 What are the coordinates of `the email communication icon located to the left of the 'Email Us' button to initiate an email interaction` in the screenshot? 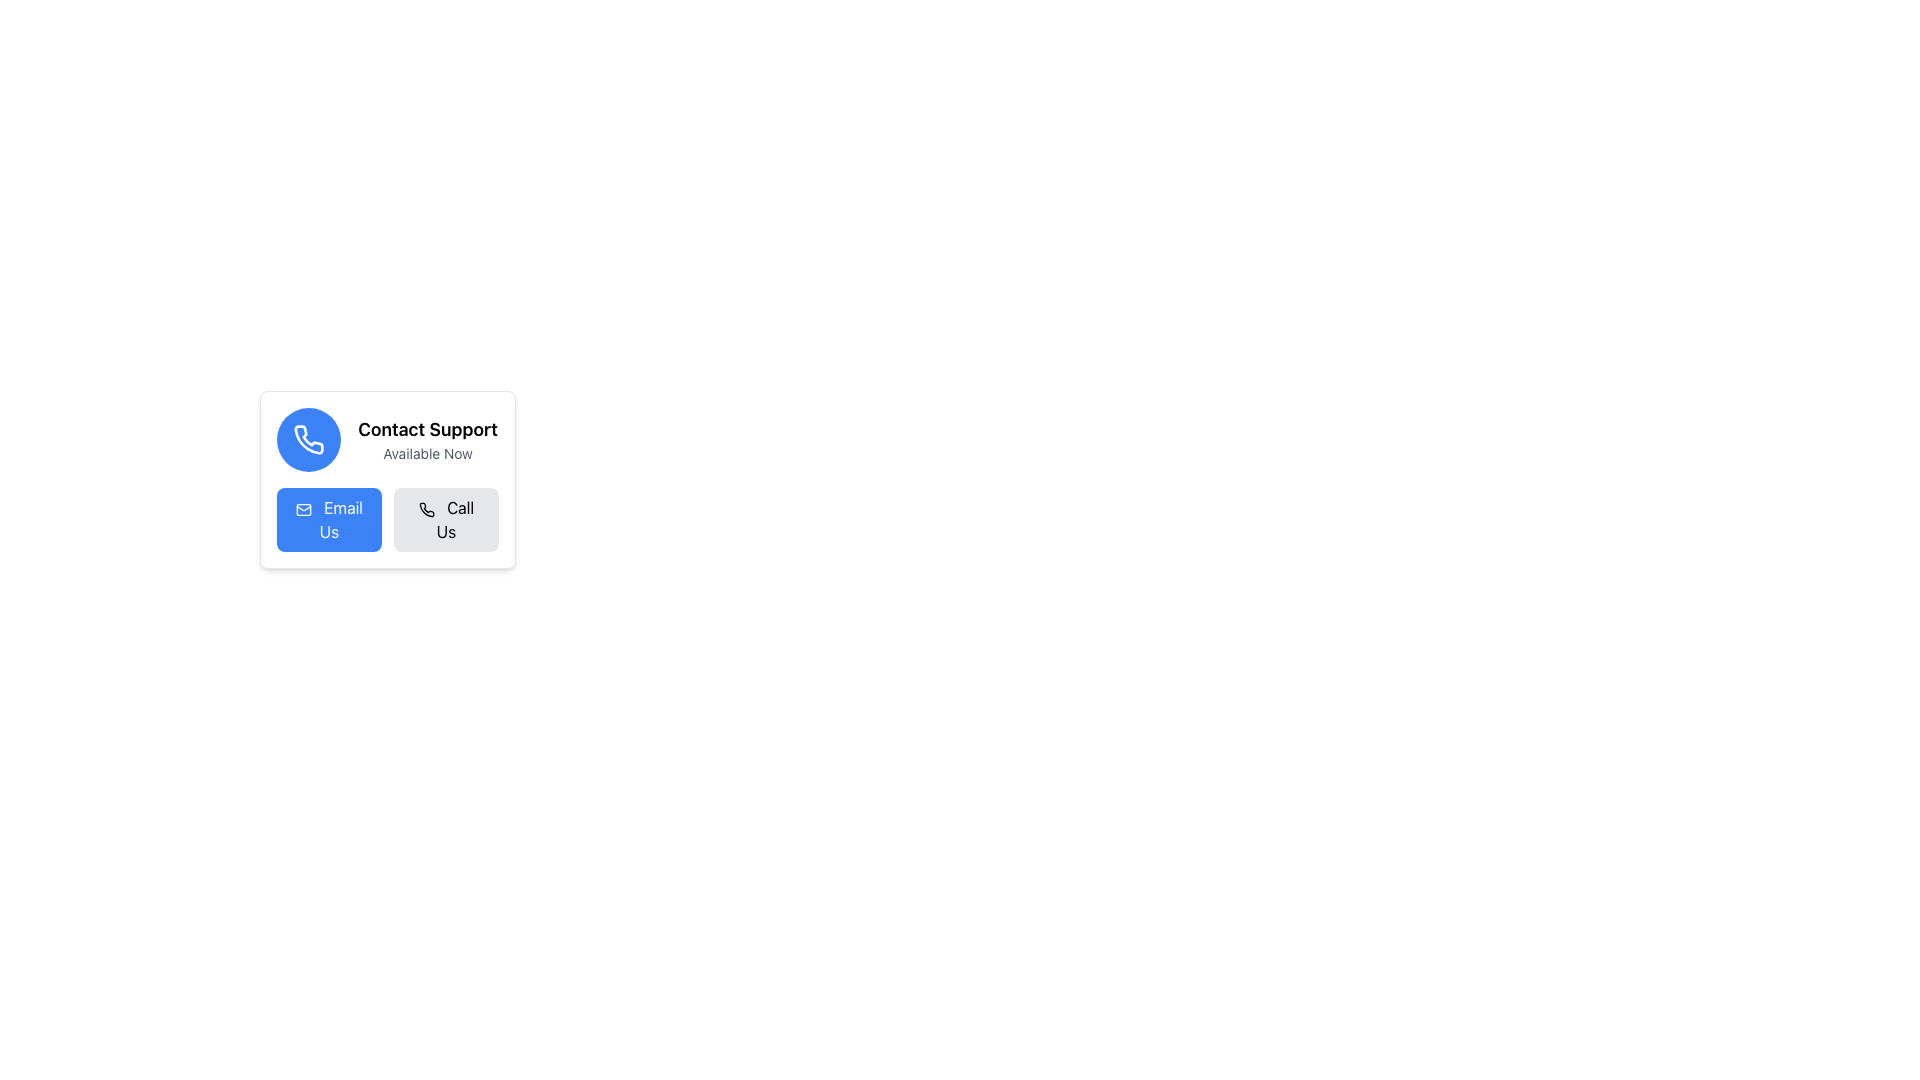 It's located at (302, 508).